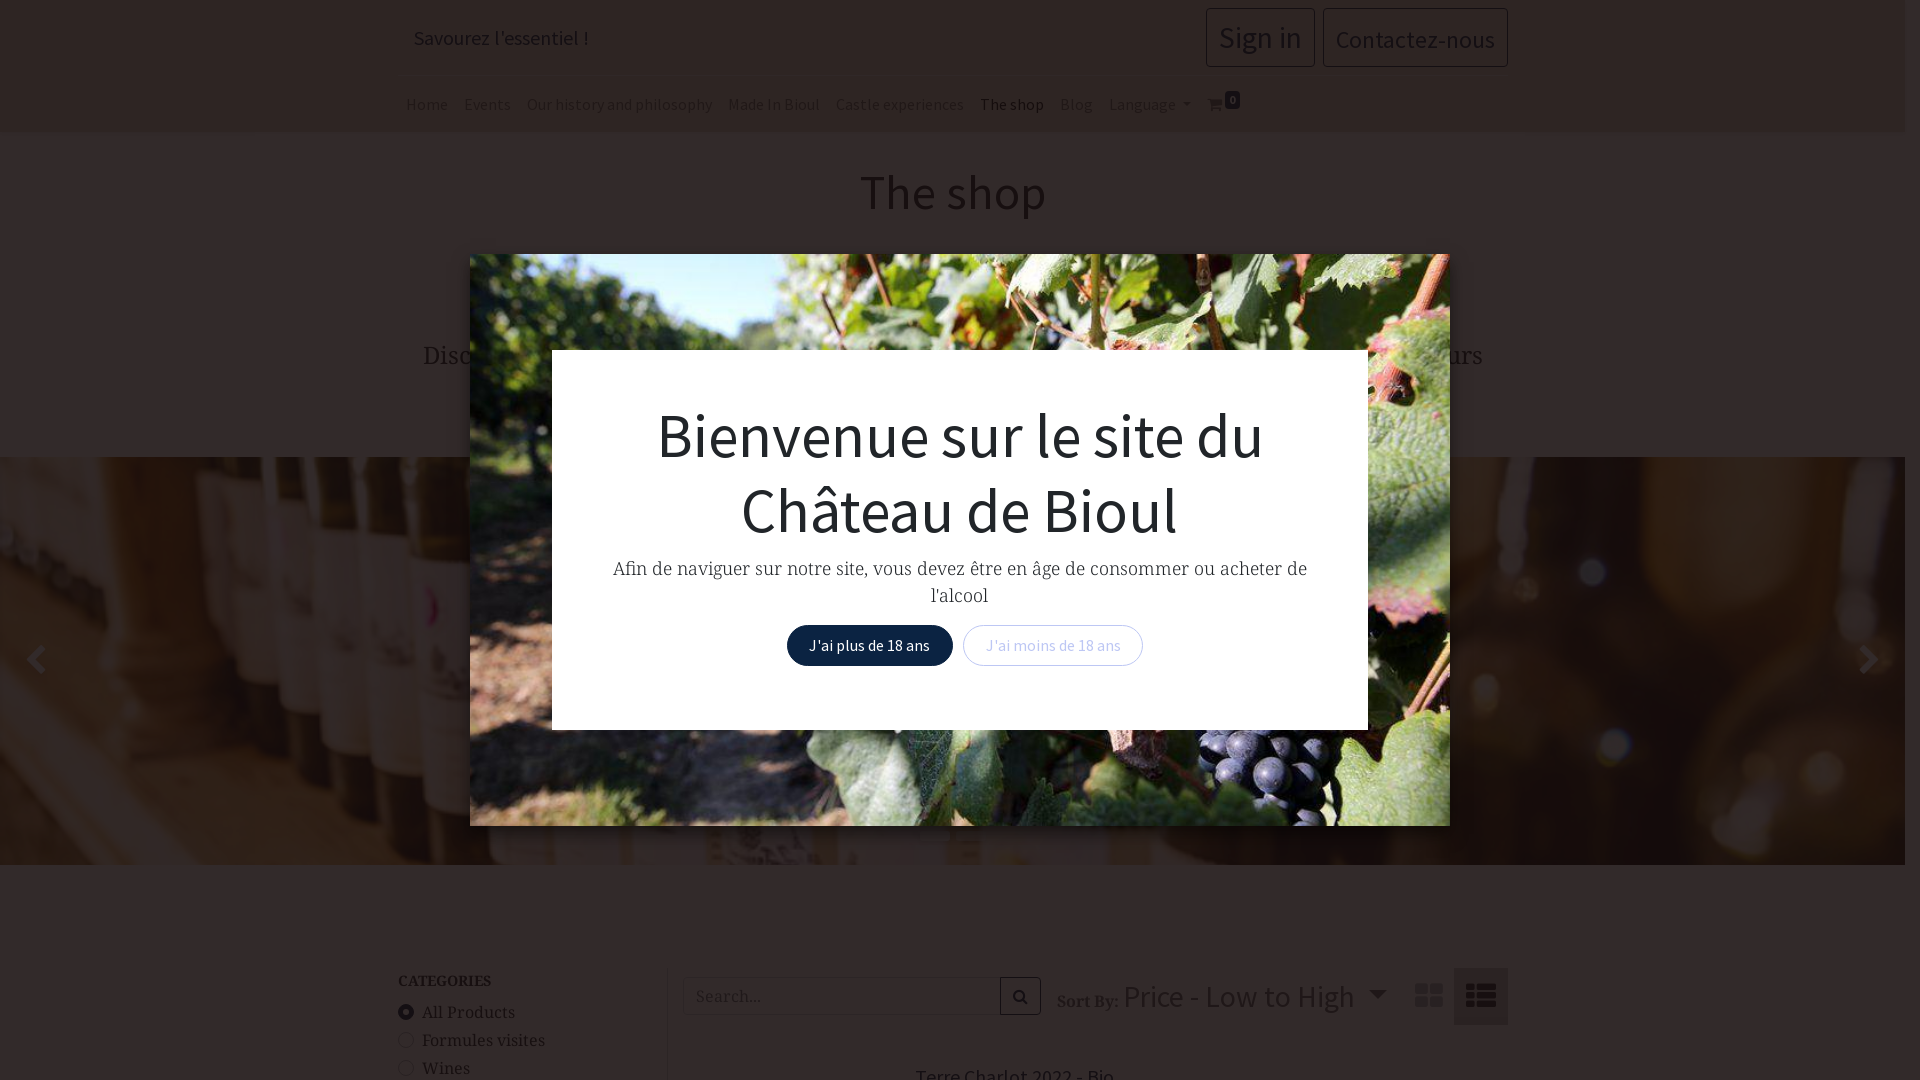 Image resolution: width=1920 pixels, height=1080 pixels. I want to click on 'Contactez-nous', so click(1413, 37).